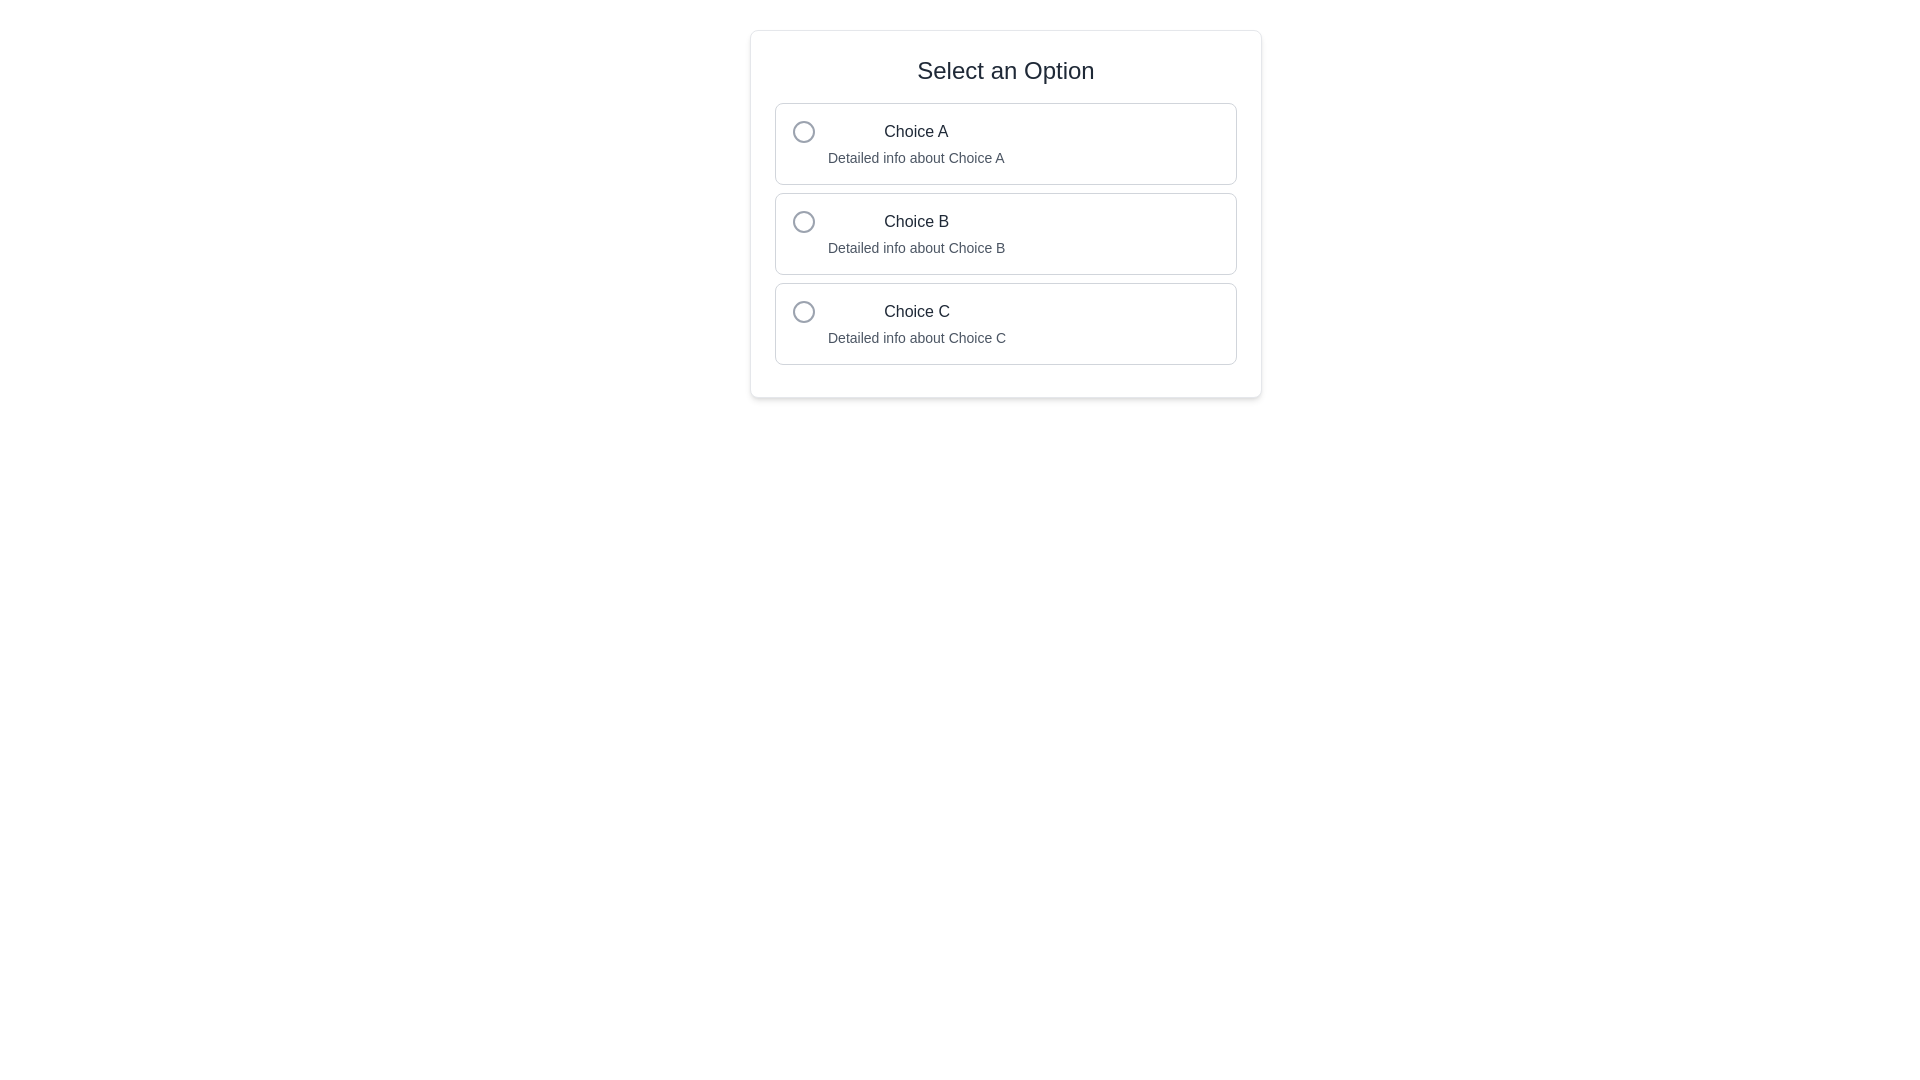 This screenshot has width=1920, height=1080. Describe the element at coordinates (915, 142) in the screenshot. I see `the static text block titled 'Choice A' which includes a description 'Detailed info about Choice A', located in the first selectable option of a vertical list, above 'Choice B' and 'Choice C'` at that location.